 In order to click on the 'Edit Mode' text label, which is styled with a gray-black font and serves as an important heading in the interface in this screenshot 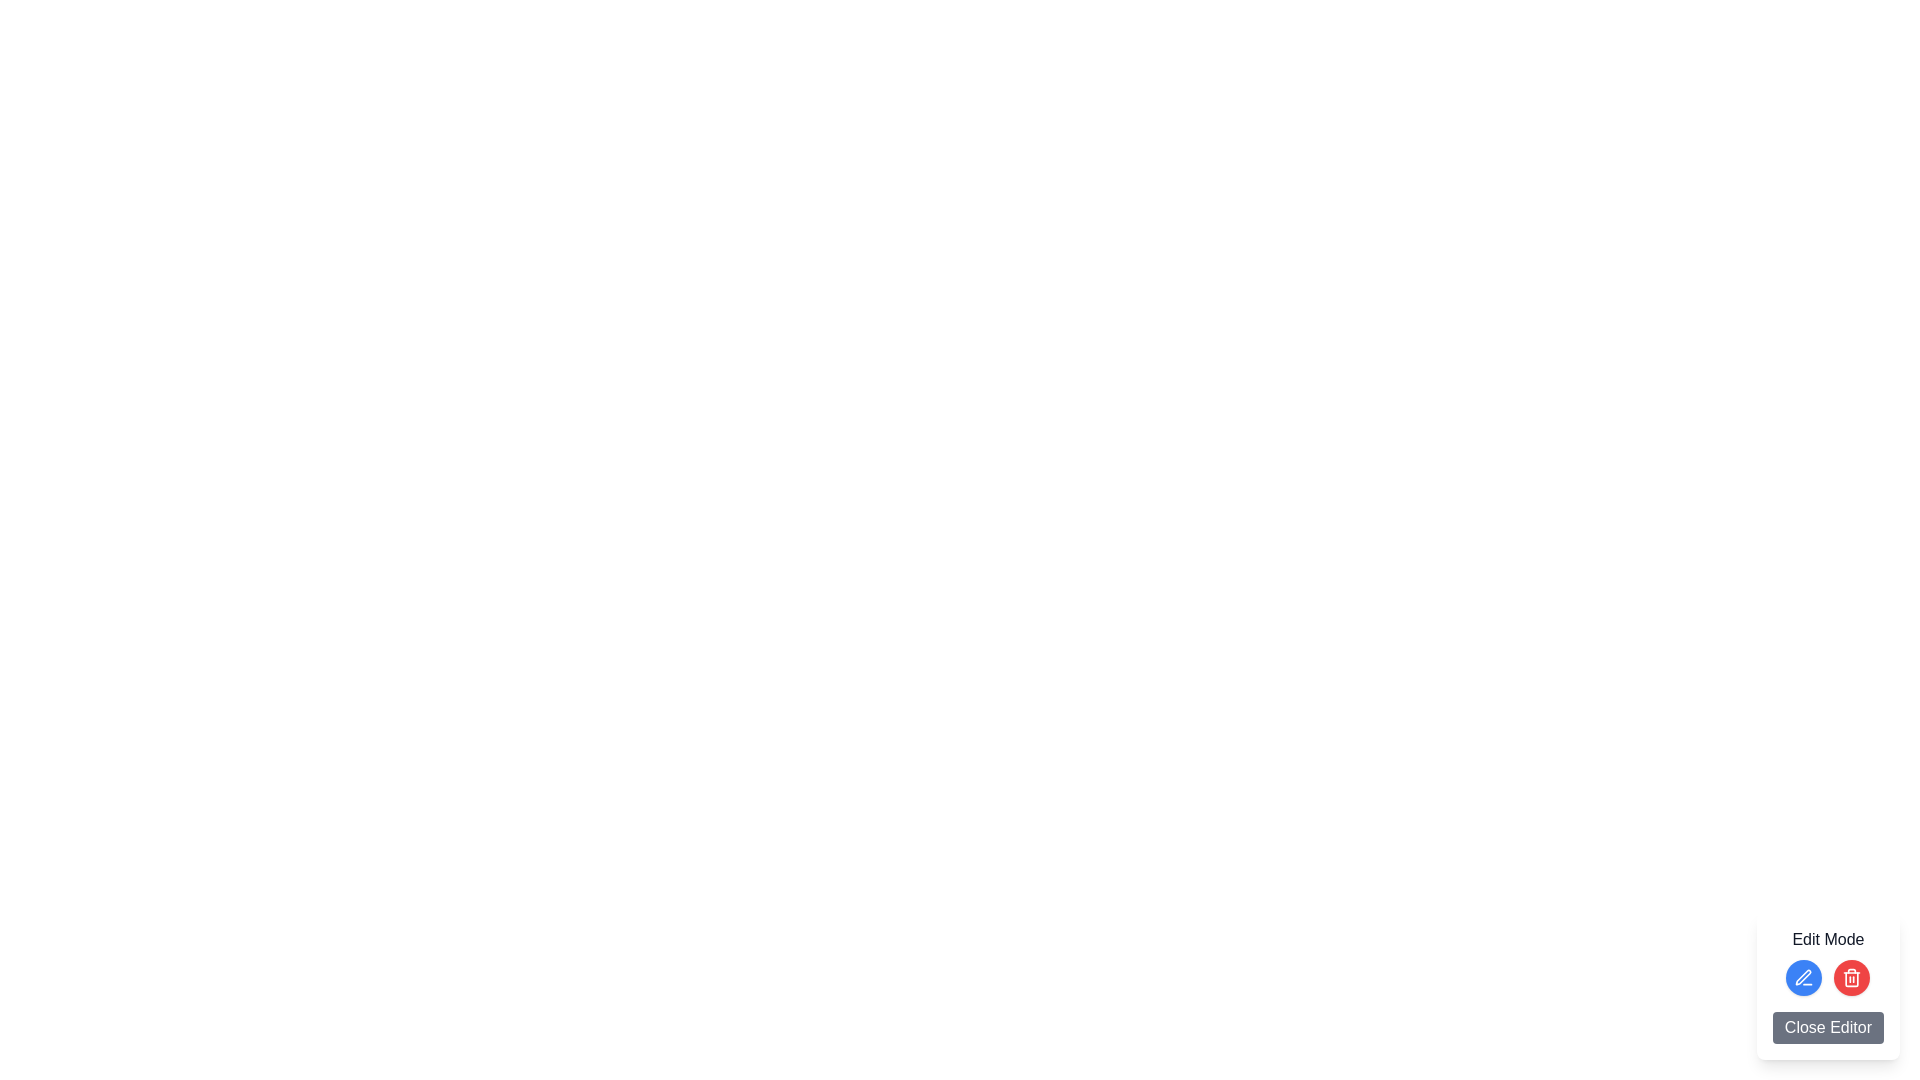, I will do `click(1828, 940)`.